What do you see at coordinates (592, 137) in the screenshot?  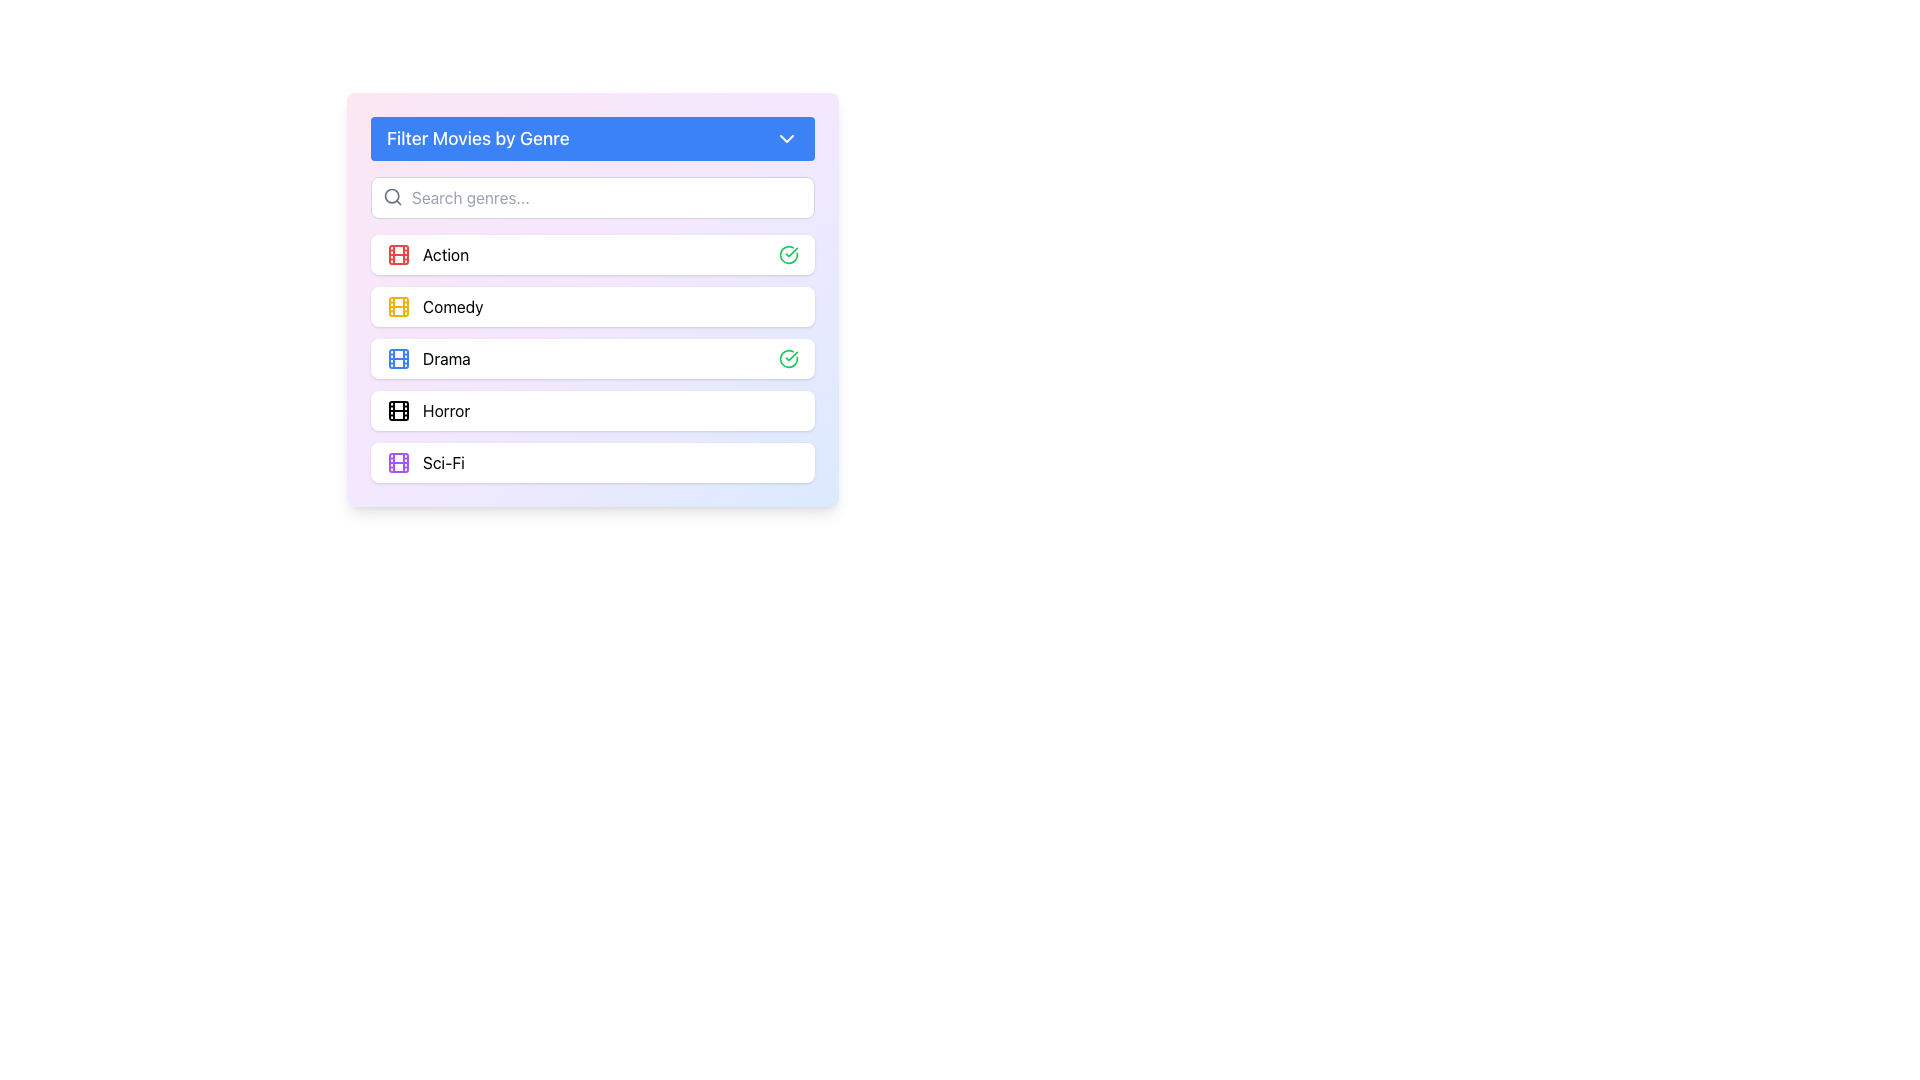 I see `the Dropdown toggle labeled 'Filter Movies by Genre' using the tab key` at bounding box center [592, 137].